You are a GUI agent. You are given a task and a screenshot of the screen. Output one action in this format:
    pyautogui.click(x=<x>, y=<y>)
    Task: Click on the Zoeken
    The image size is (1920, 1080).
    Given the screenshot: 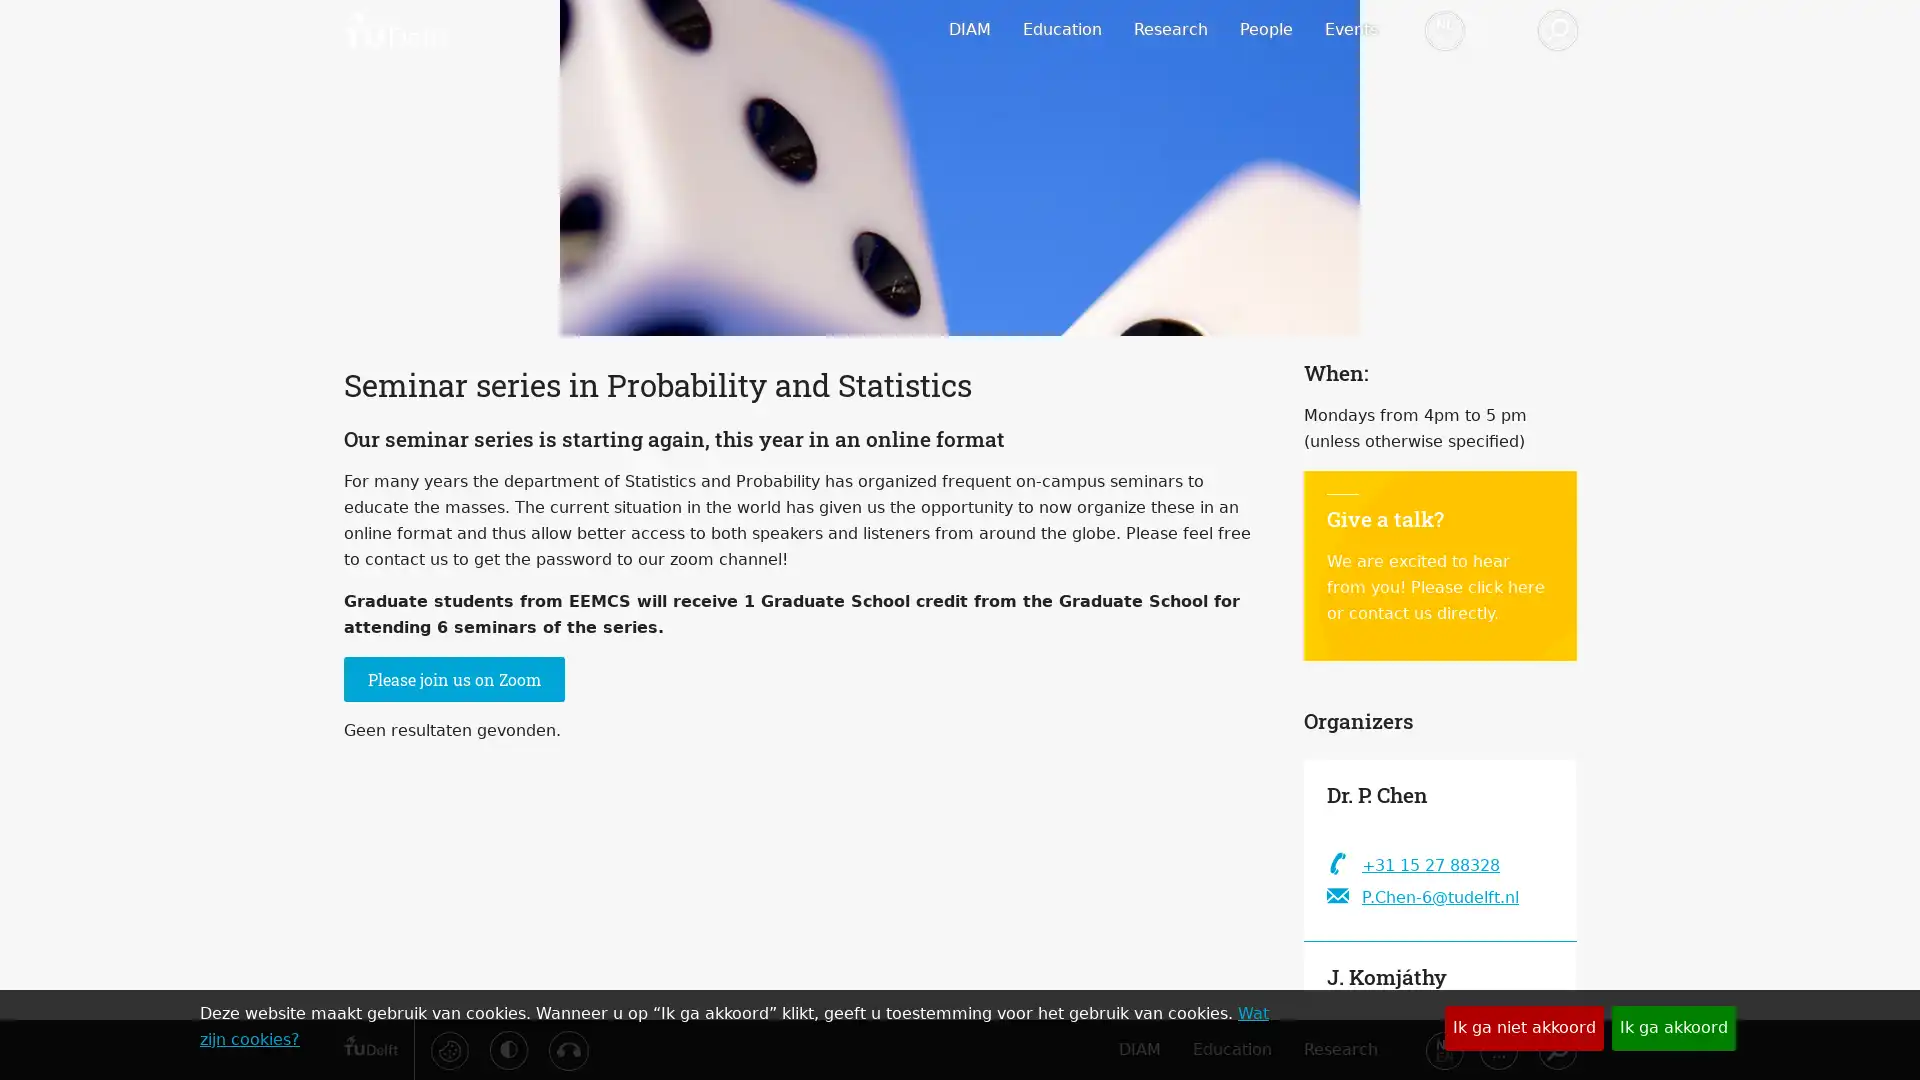 What is the action you would take?
    pyautogui.click(x=1555, y=1048)
    